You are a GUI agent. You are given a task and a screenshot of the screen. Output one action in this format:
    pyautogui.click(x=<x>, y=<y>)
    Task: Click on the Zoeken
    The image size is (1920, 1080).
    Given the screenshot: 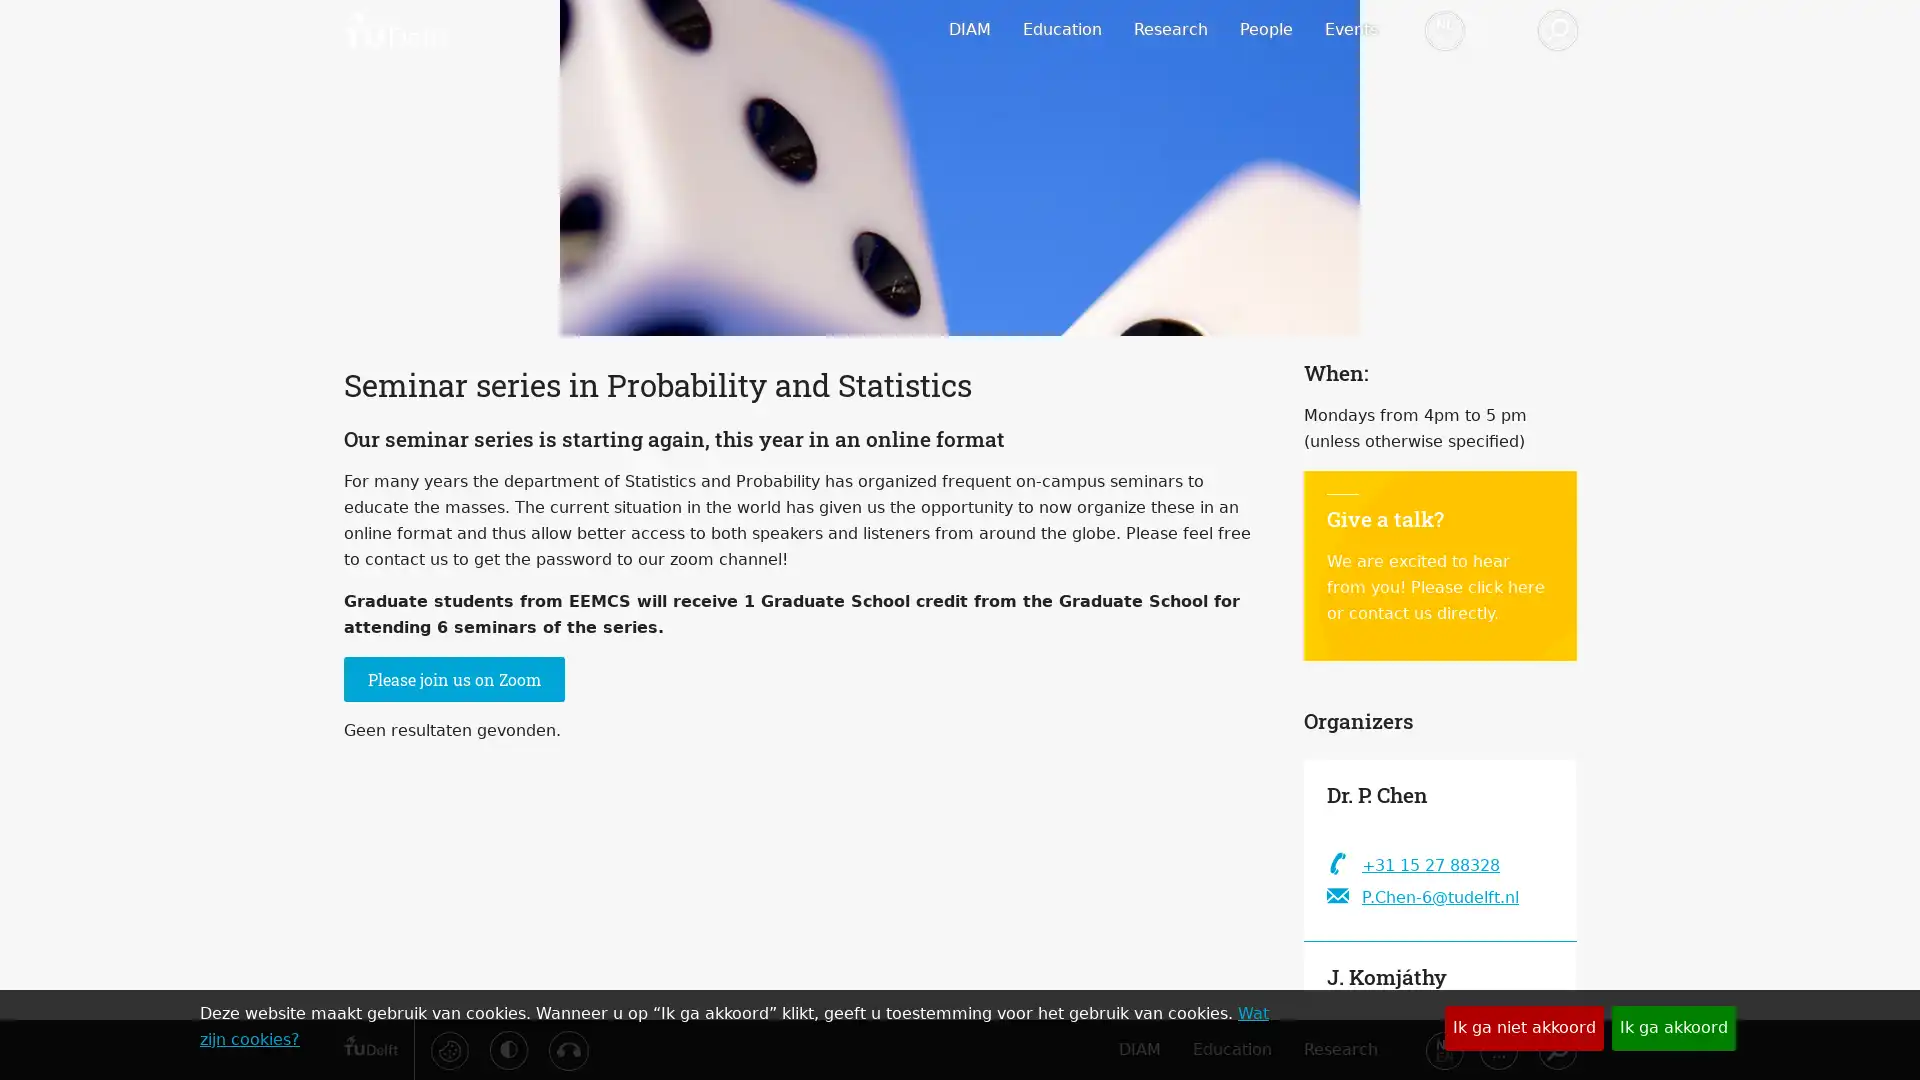 What is the action you would take?
    pyautogui.click(x=1555, y=1048)
    